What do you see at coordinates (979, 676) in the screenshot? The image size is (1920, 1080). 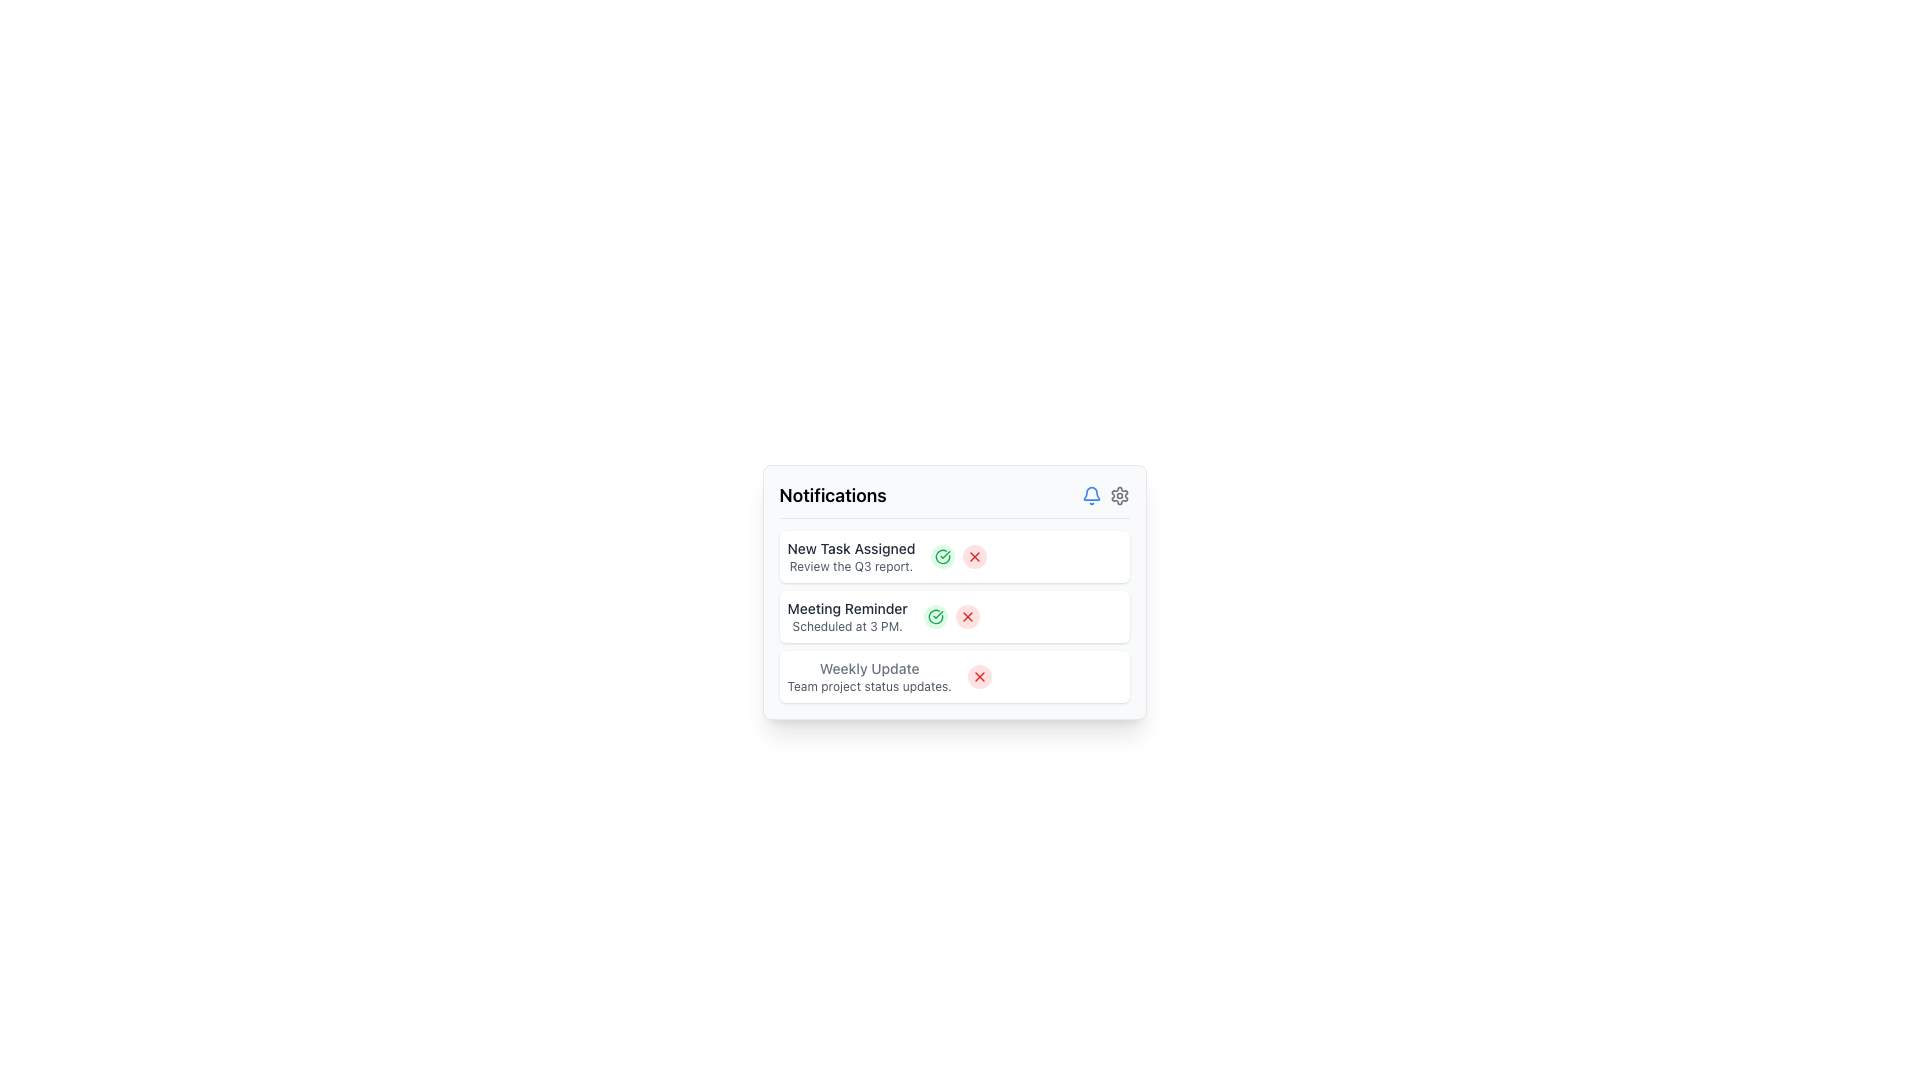 I see `the button located at the far-right of the 'Weekly Update' notification card` at bounding box center [979, 676].